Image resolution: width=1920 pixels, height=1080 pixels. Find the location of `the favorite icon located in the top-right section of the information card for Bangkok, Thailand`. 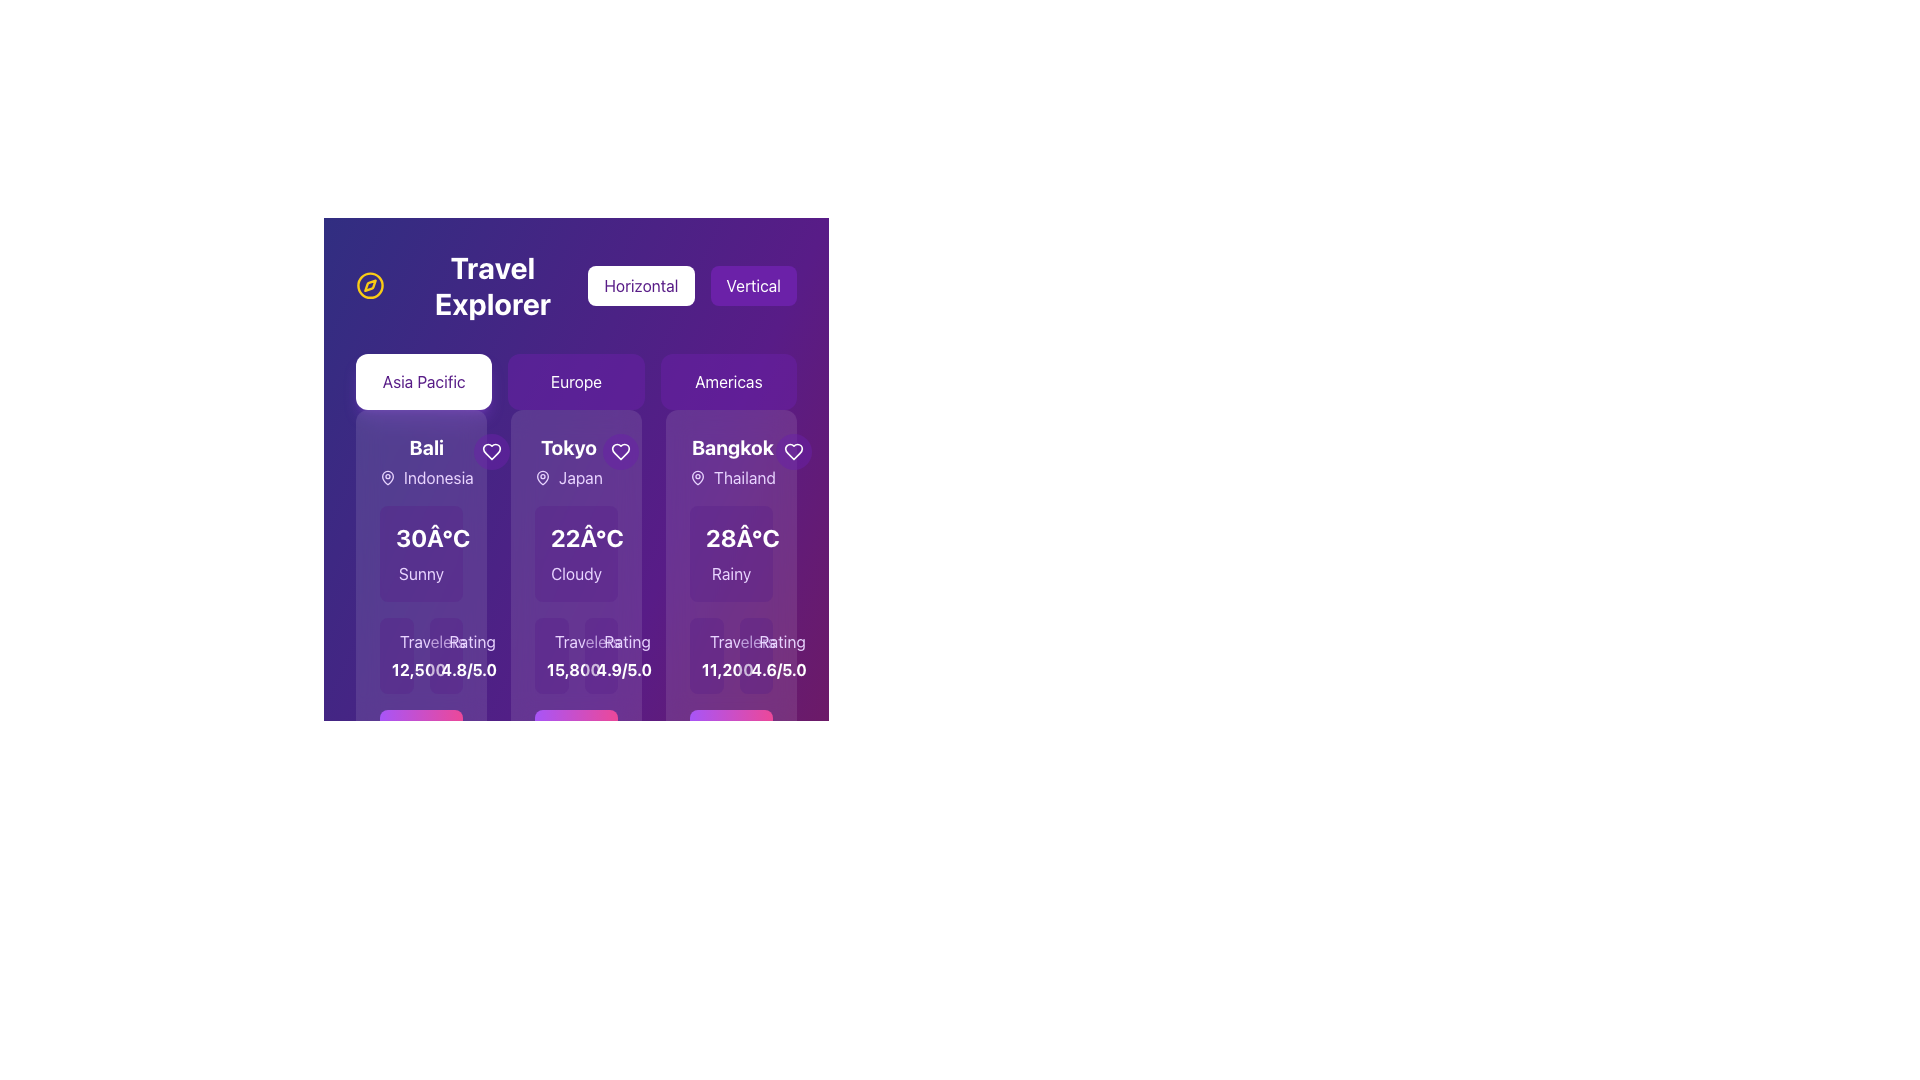

the favorite icon located in the top-right section of the information card for Bangkok, Thailand is located at coordinates (792, 451).